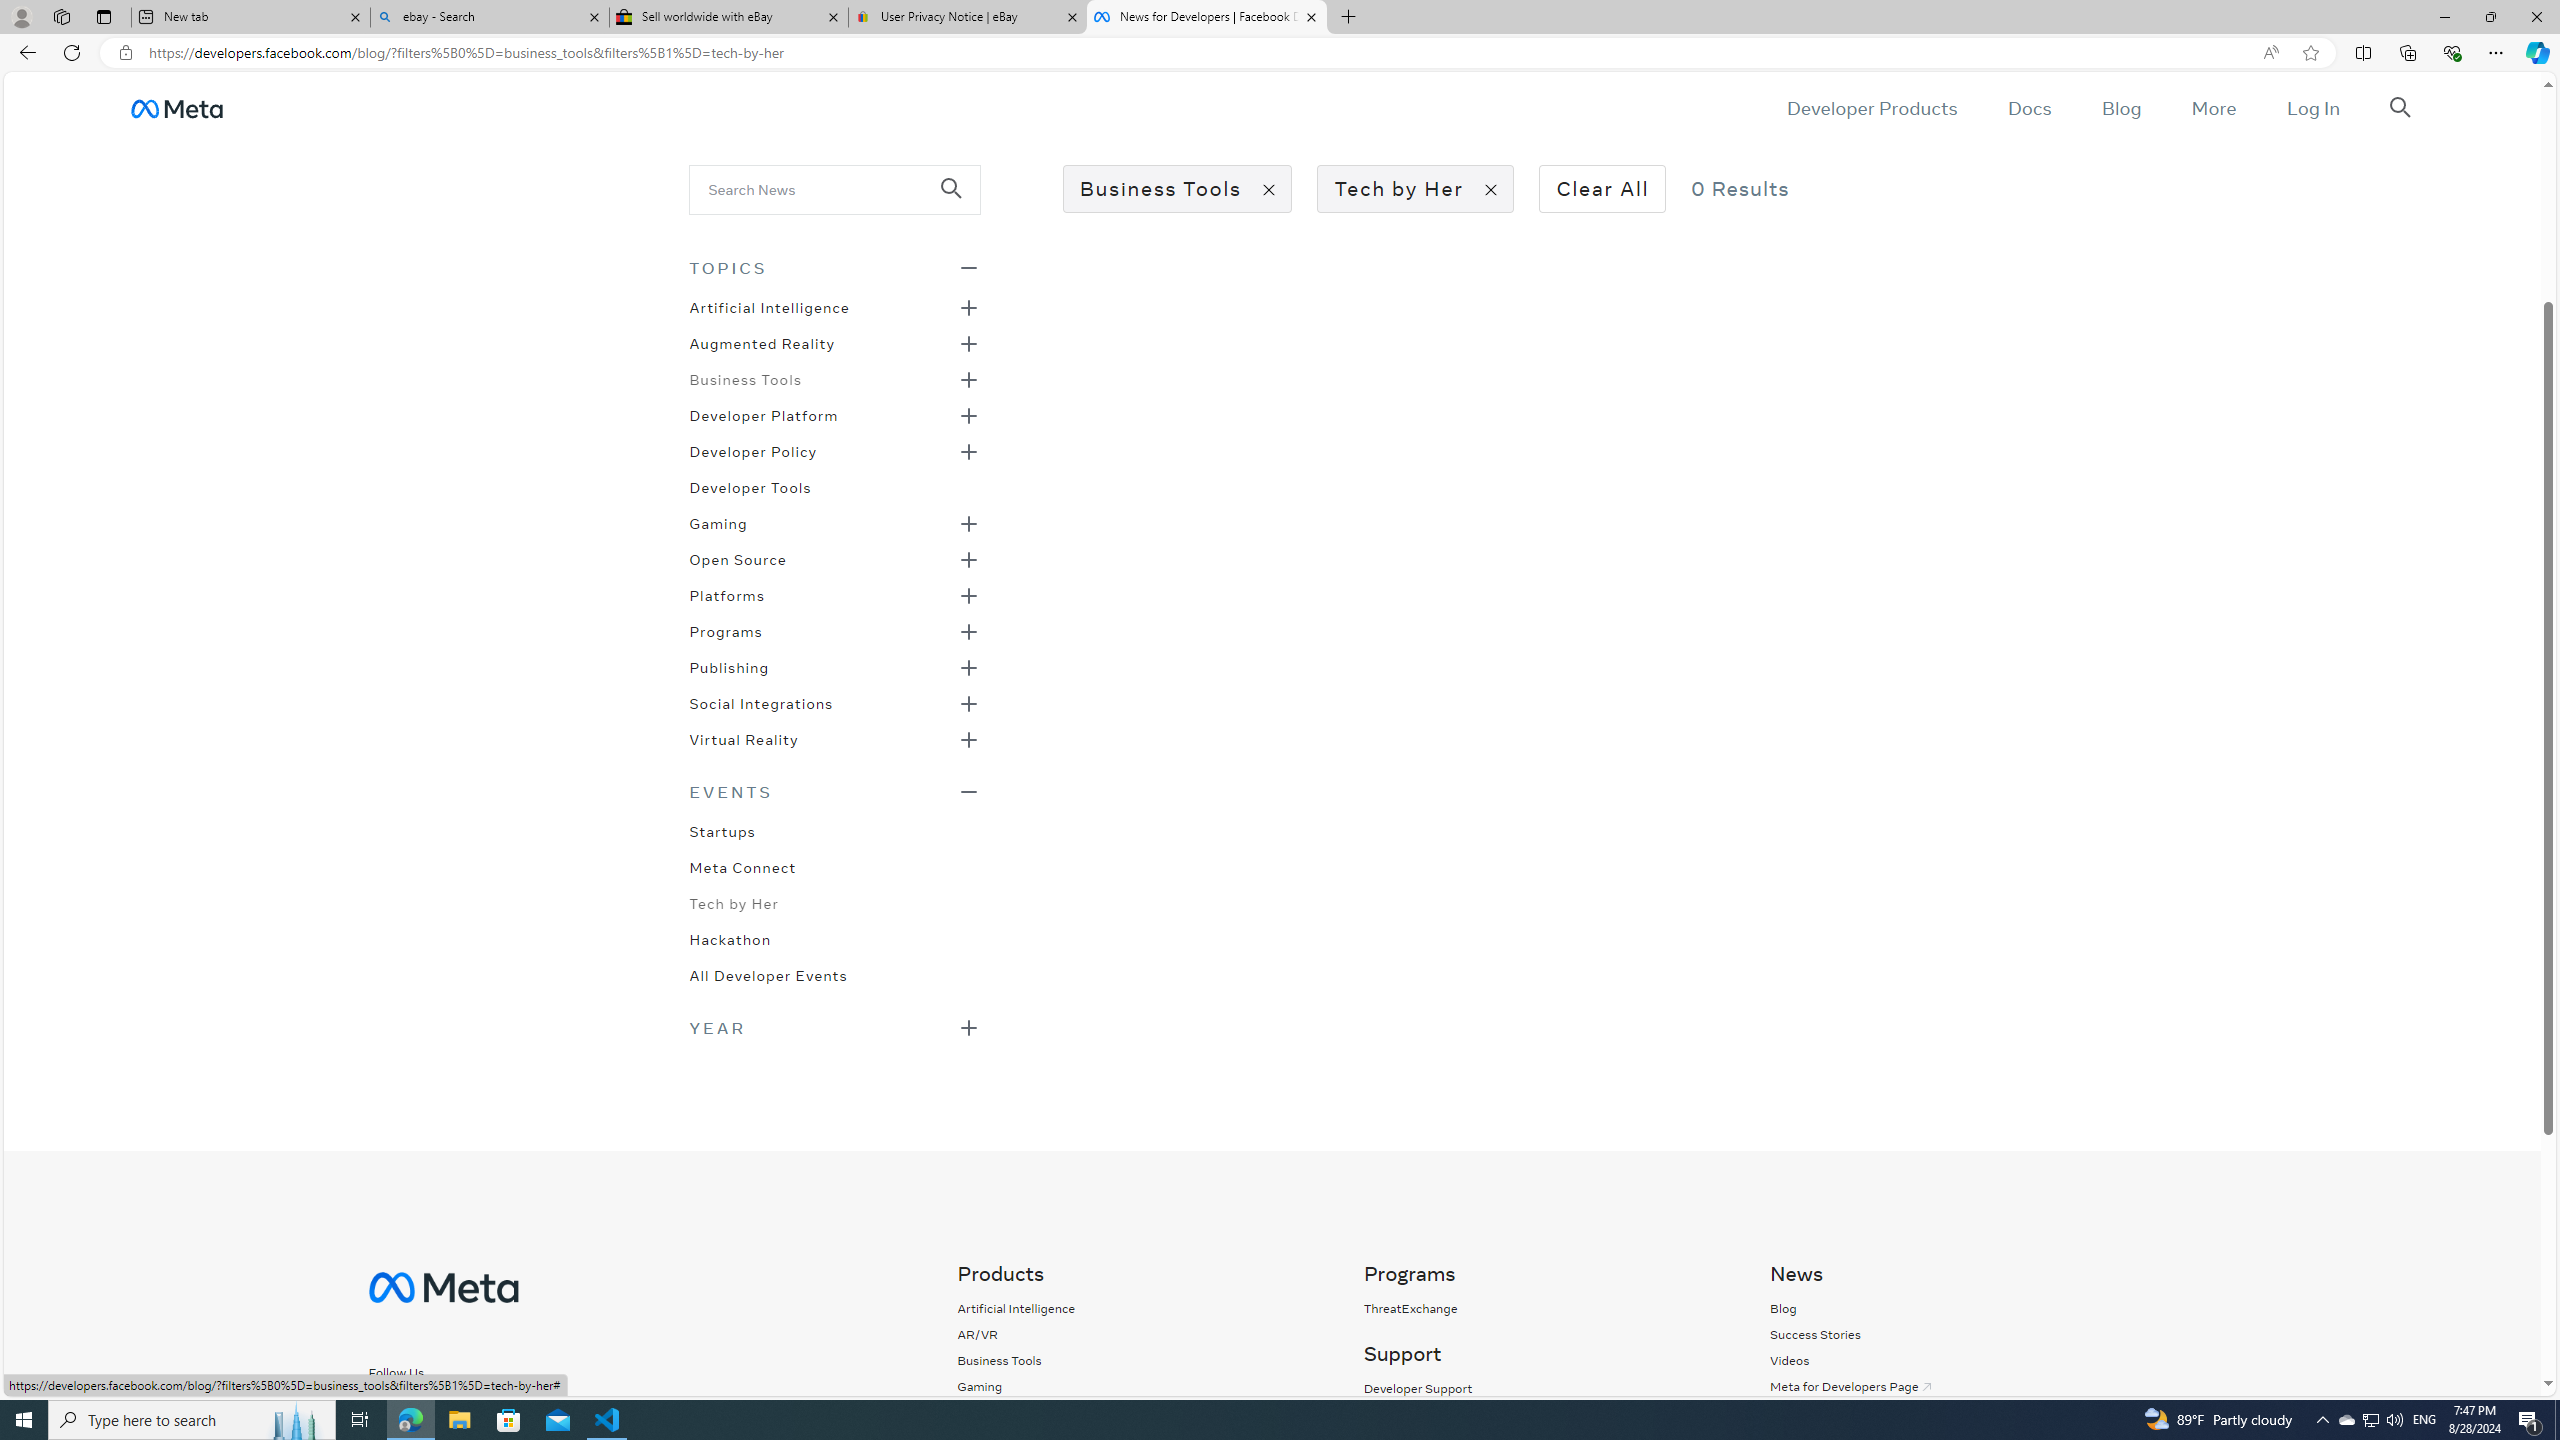  What do you see at coordinates (2027, 107) in the screenshot?
I see `'Docs'` at bounding box center [2027, 107].